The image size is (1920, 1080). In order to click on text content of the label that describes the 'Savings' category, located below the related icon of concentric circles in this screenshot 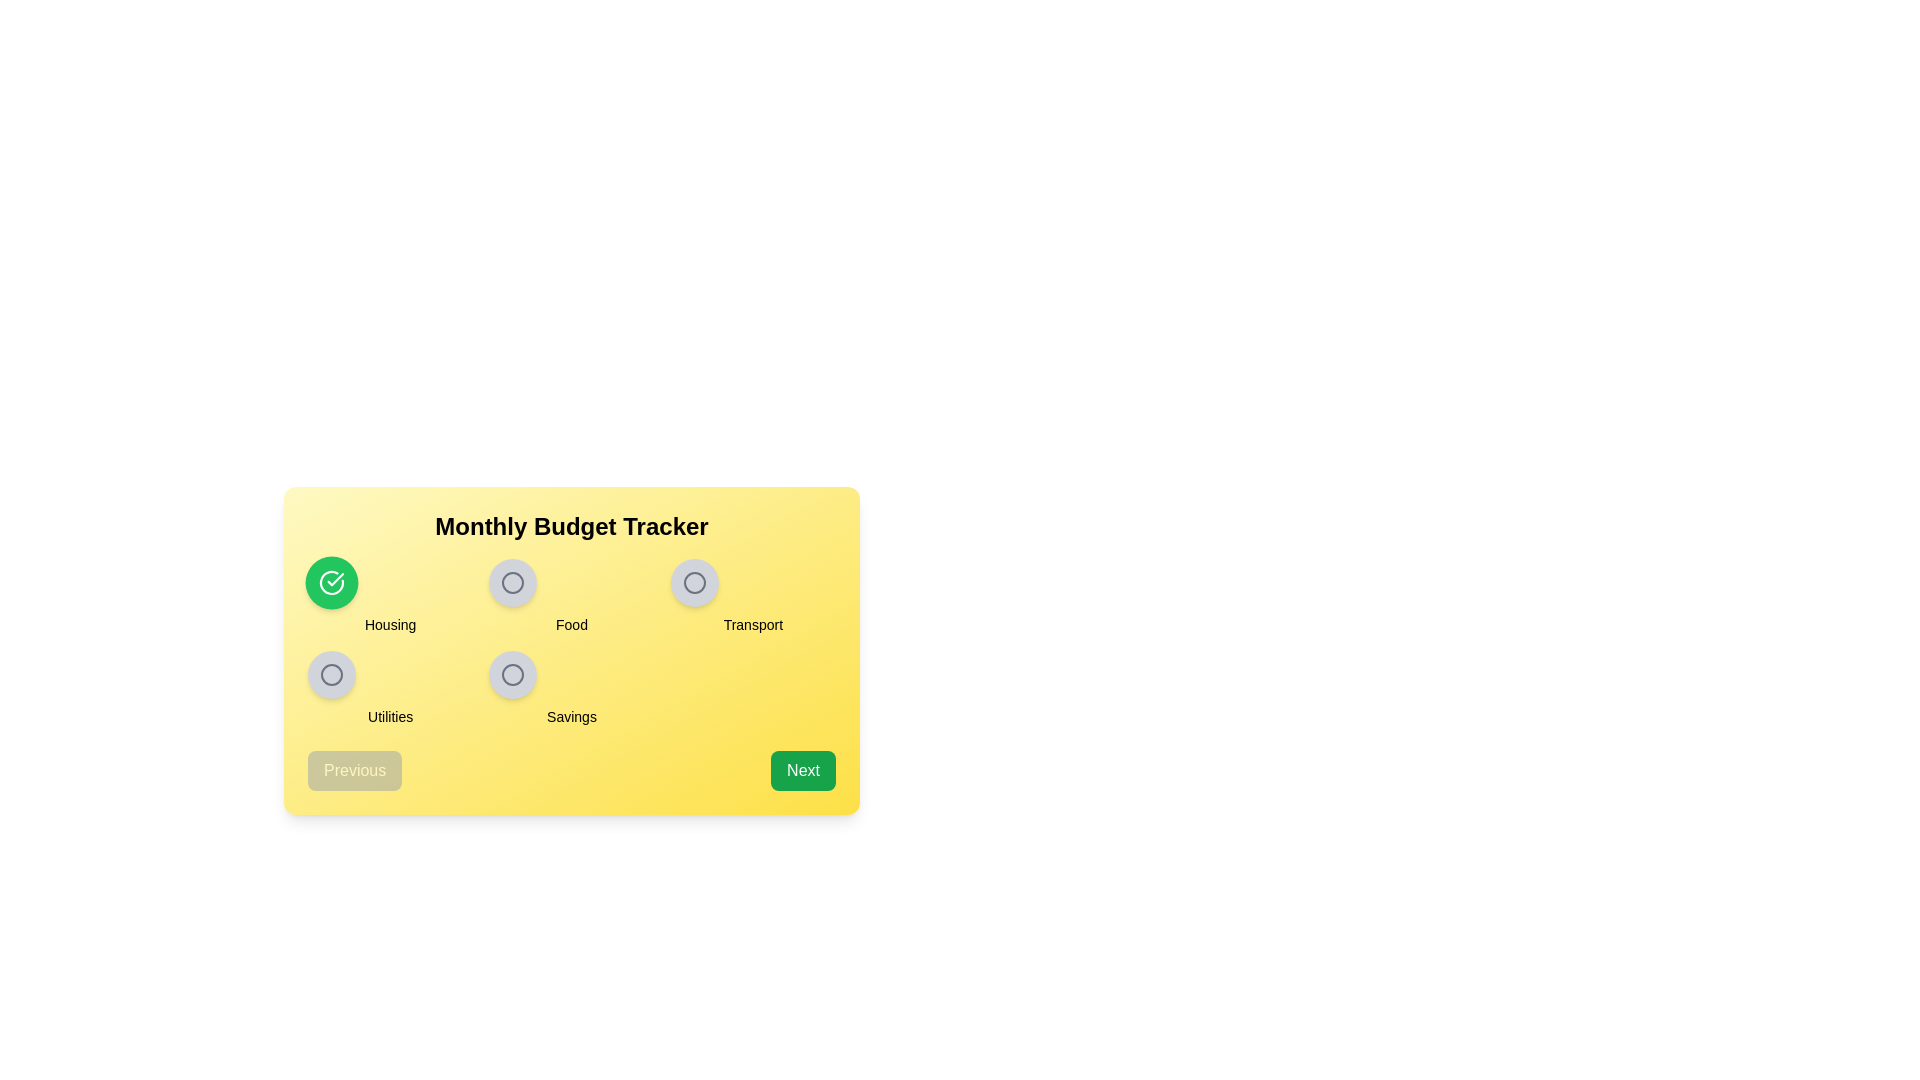, I will do `click(570, 716)`.